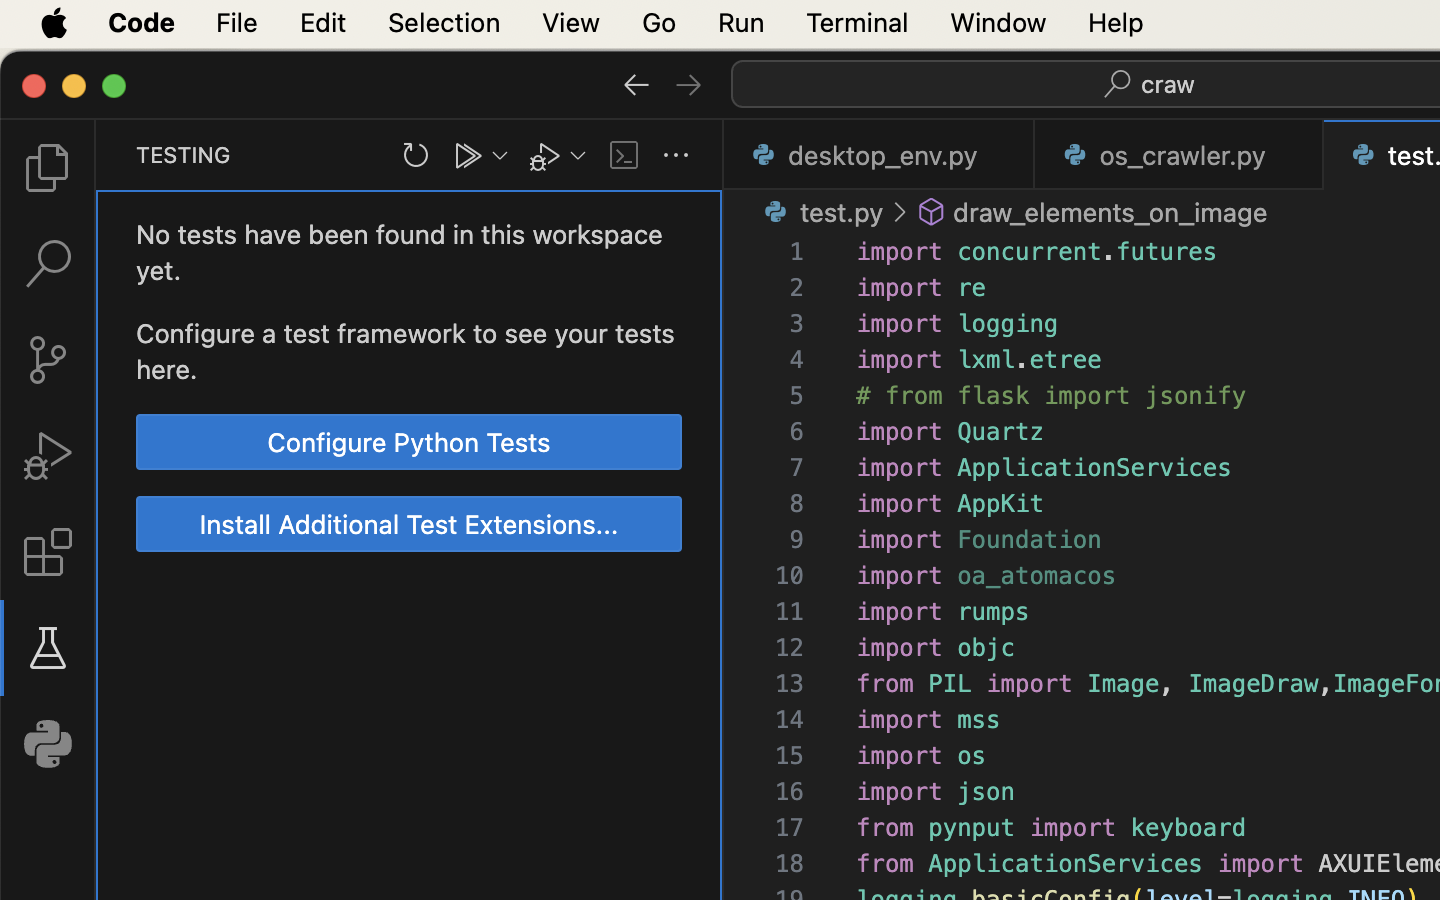 This screenshot has width=1440, height=900. I want to click on '0 ', so click(46, 360).